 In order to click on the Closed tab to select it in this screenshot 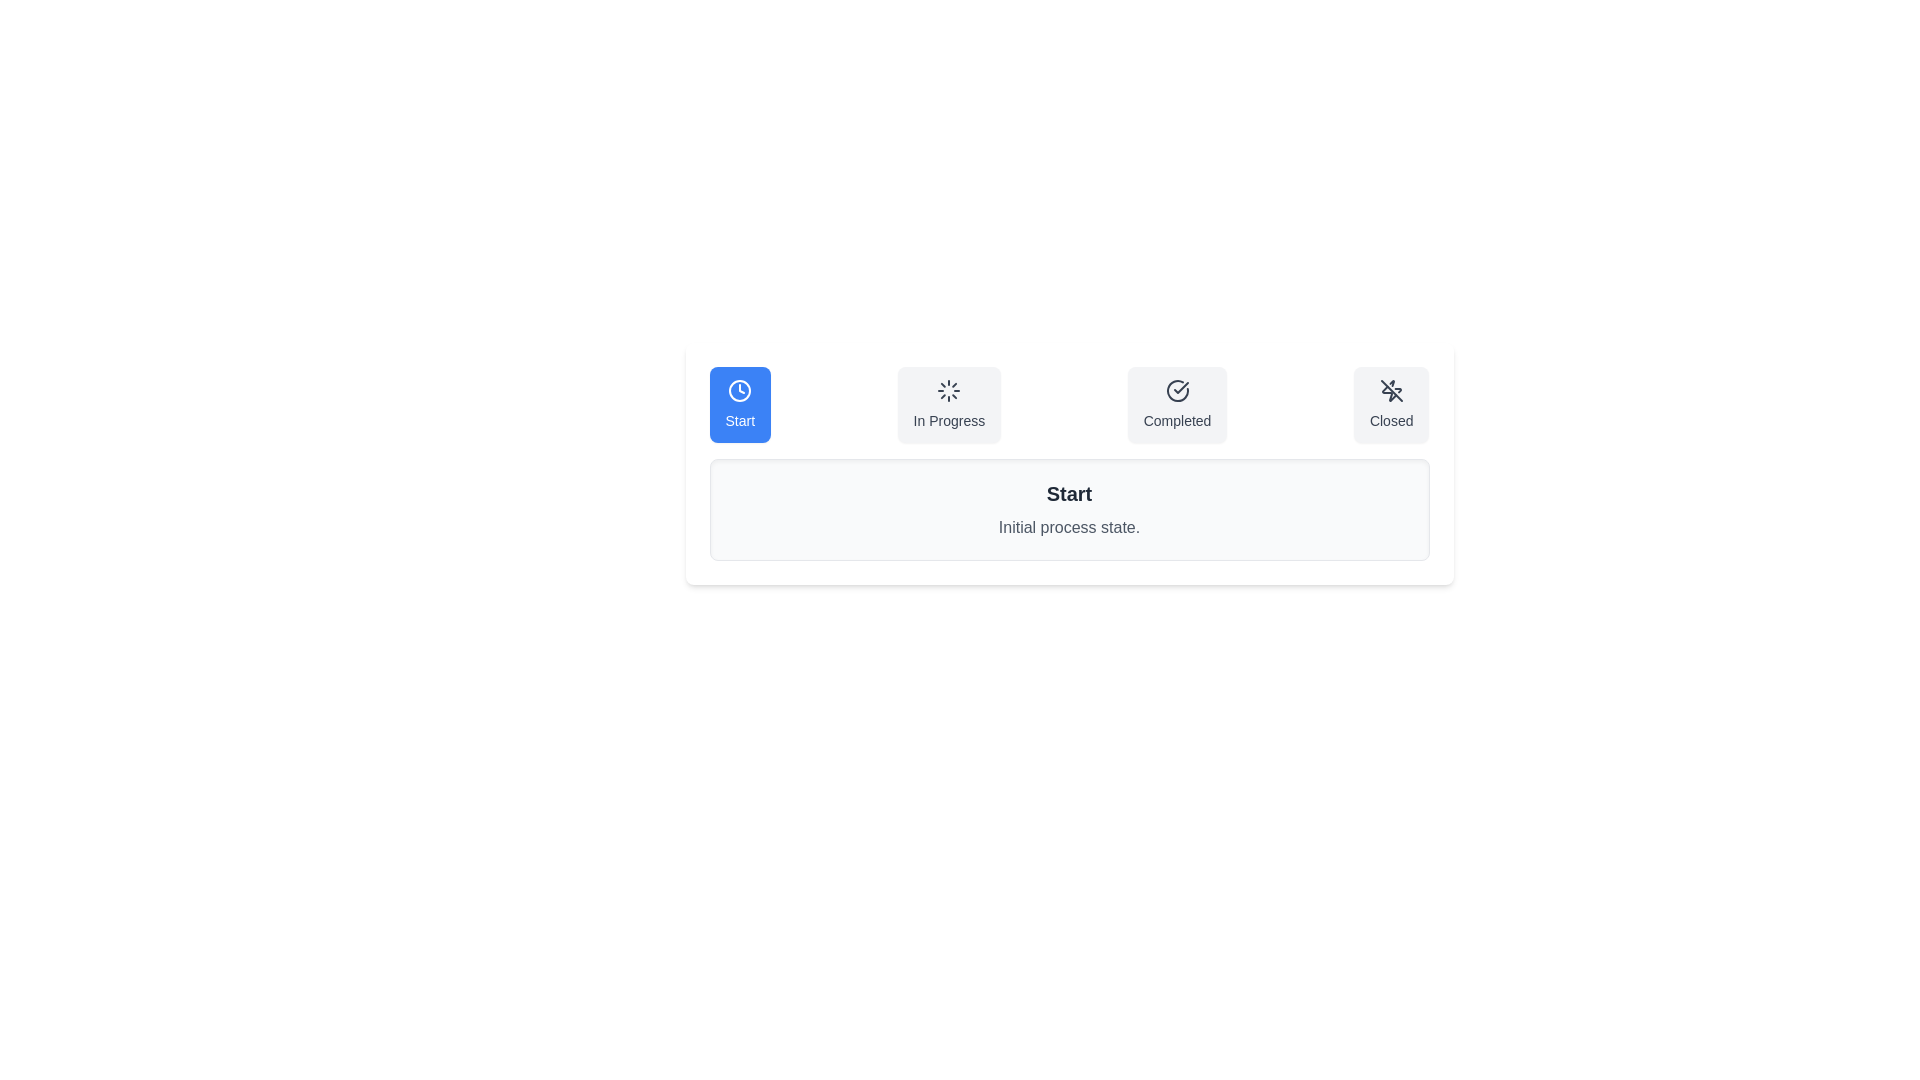, I will do `click(1390, 405)`.